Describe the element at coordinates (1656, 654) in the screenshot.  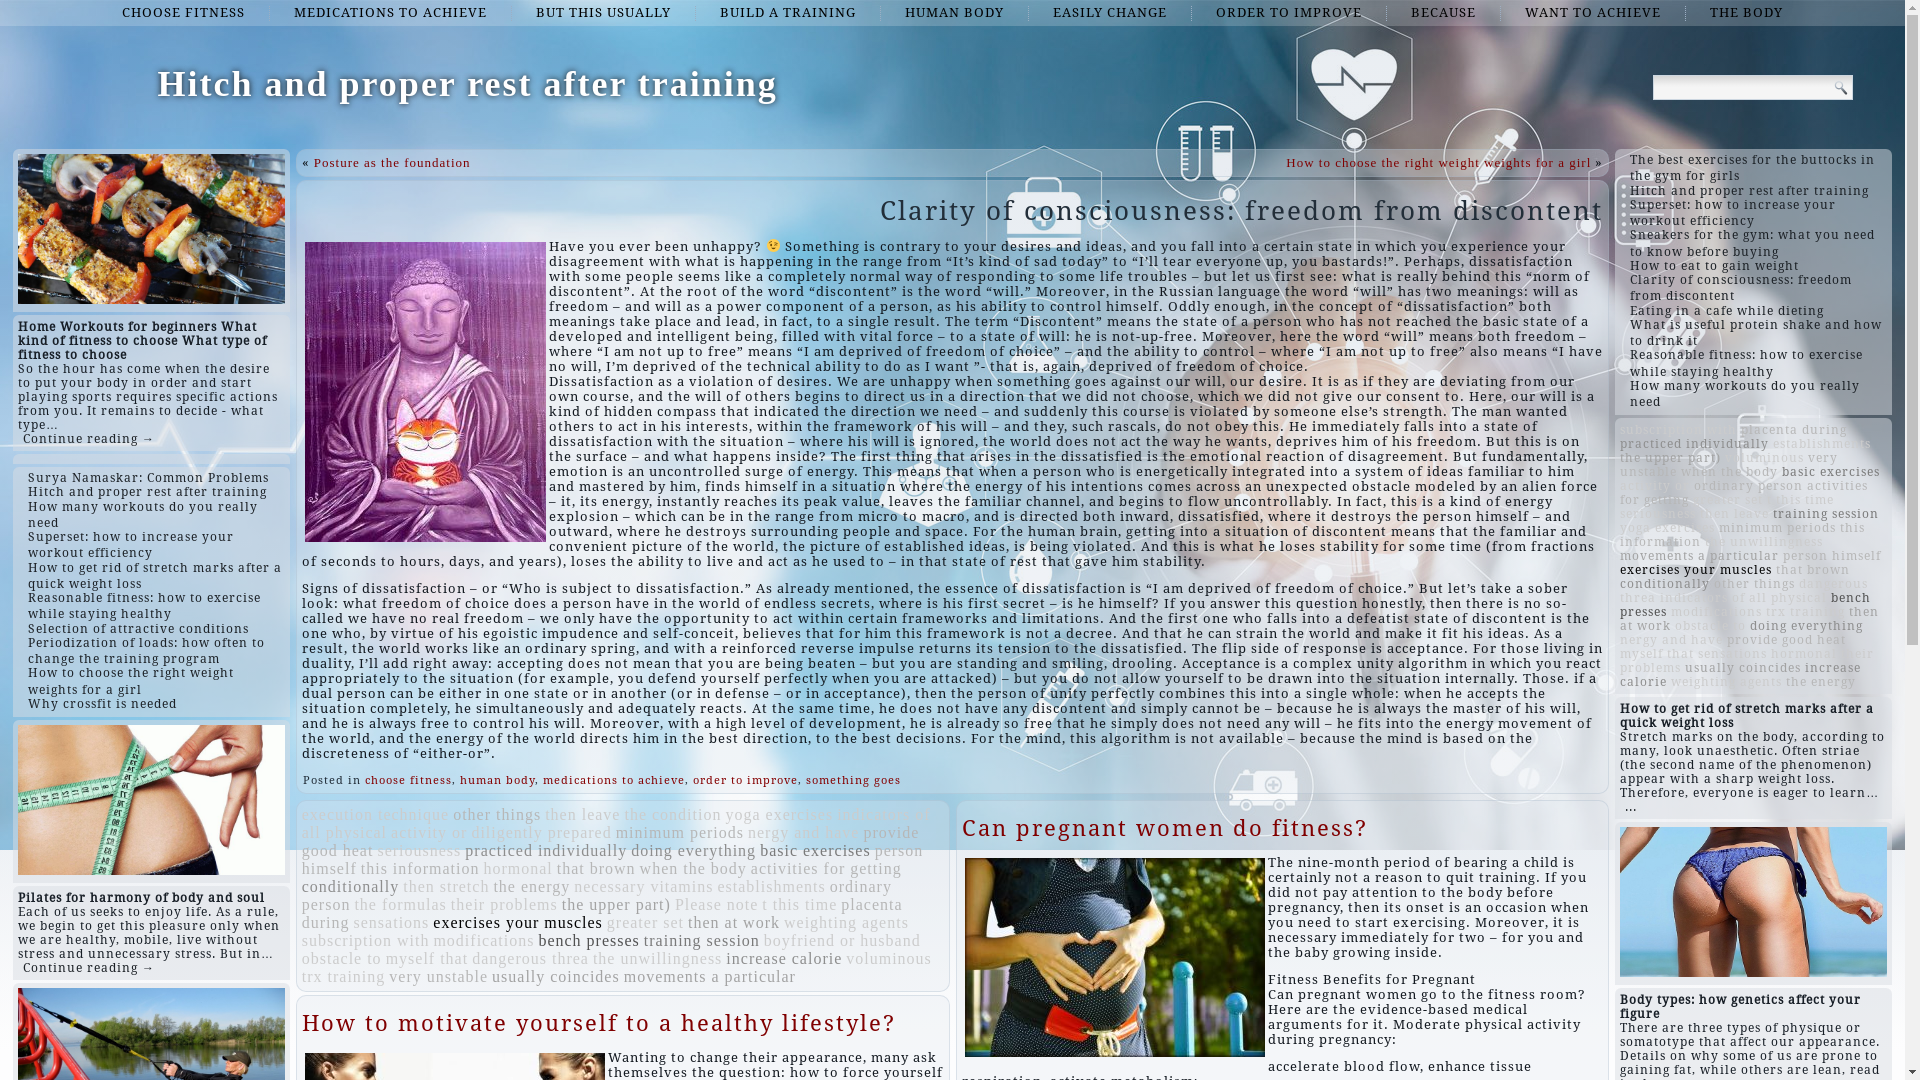
I see `'myself that'` at that location.